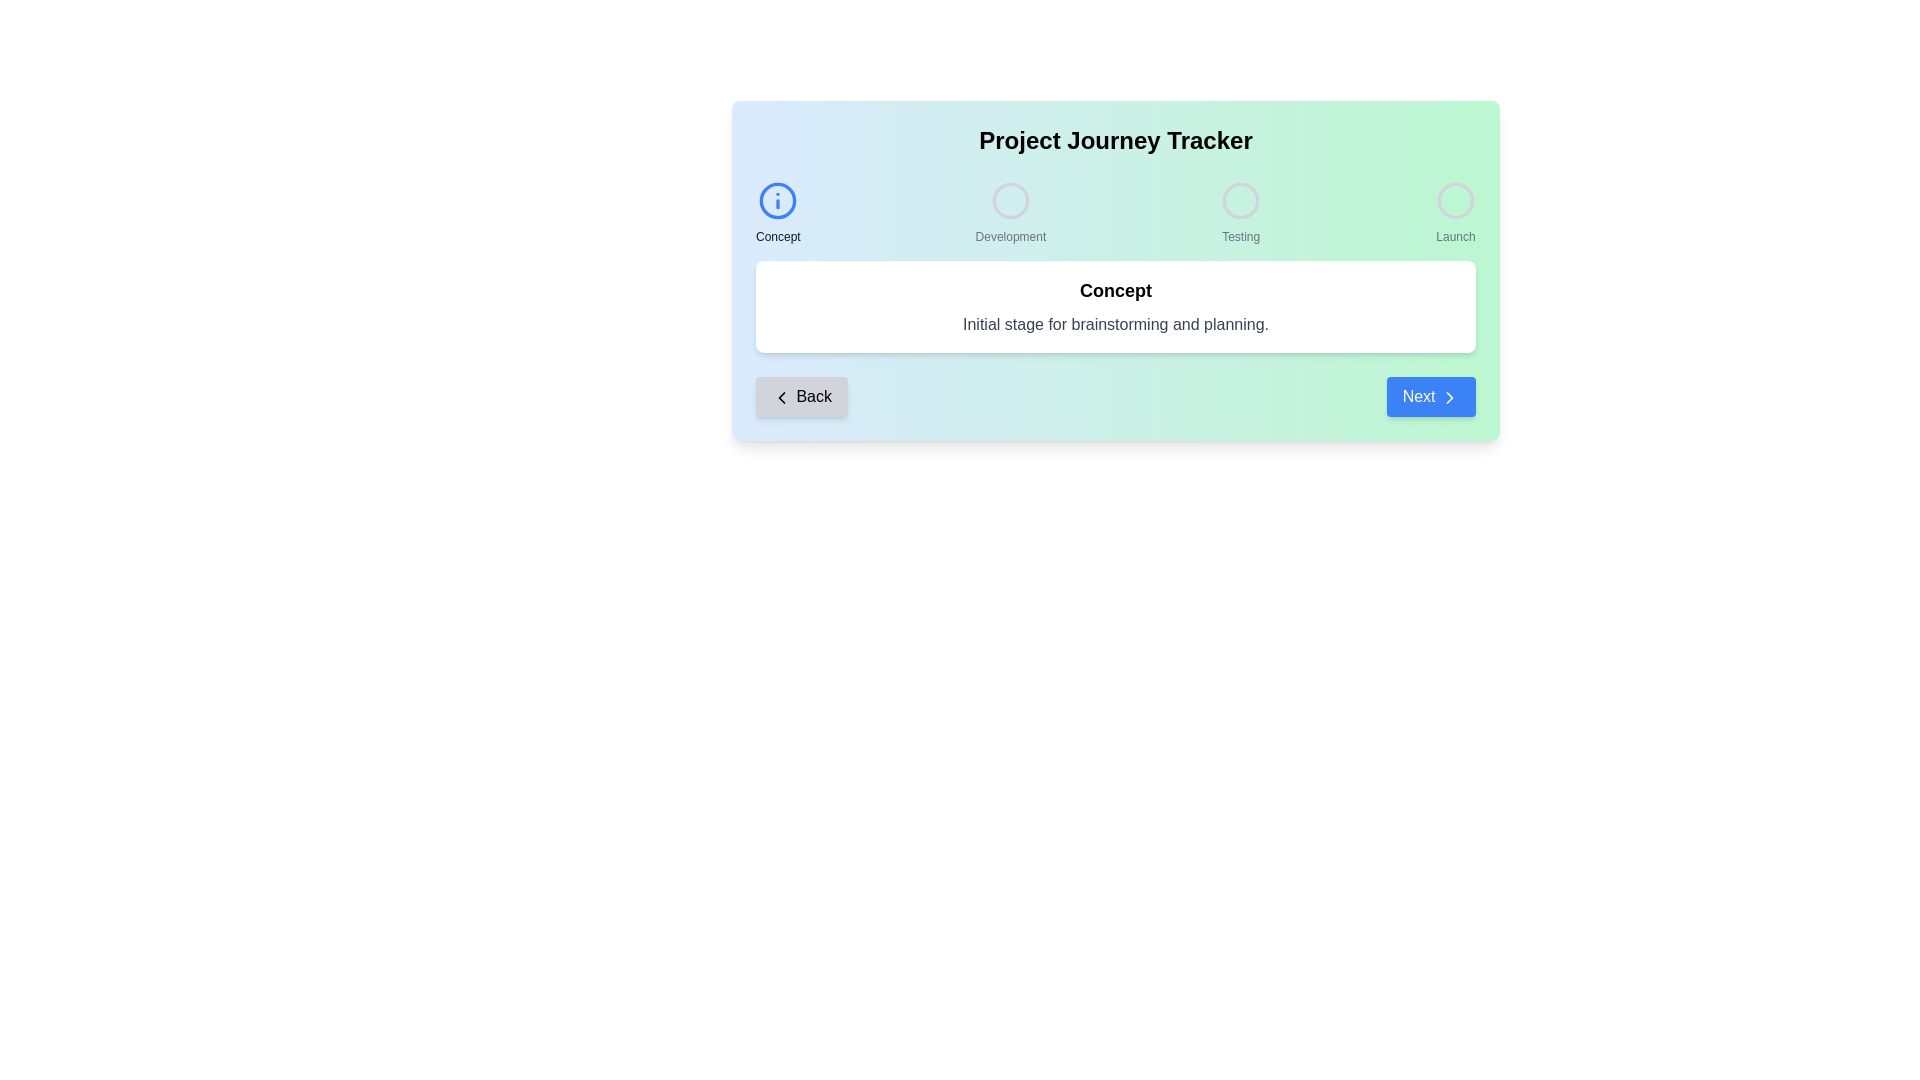 The image size is (1920, 1080). What do you see at coordinates (777, 235) in the screenshot?
I see `the small text label displaying the word 'Concept' in gray, positioned below a blue circular icon with an 'i' symbol` at bounding box center [777, 235].